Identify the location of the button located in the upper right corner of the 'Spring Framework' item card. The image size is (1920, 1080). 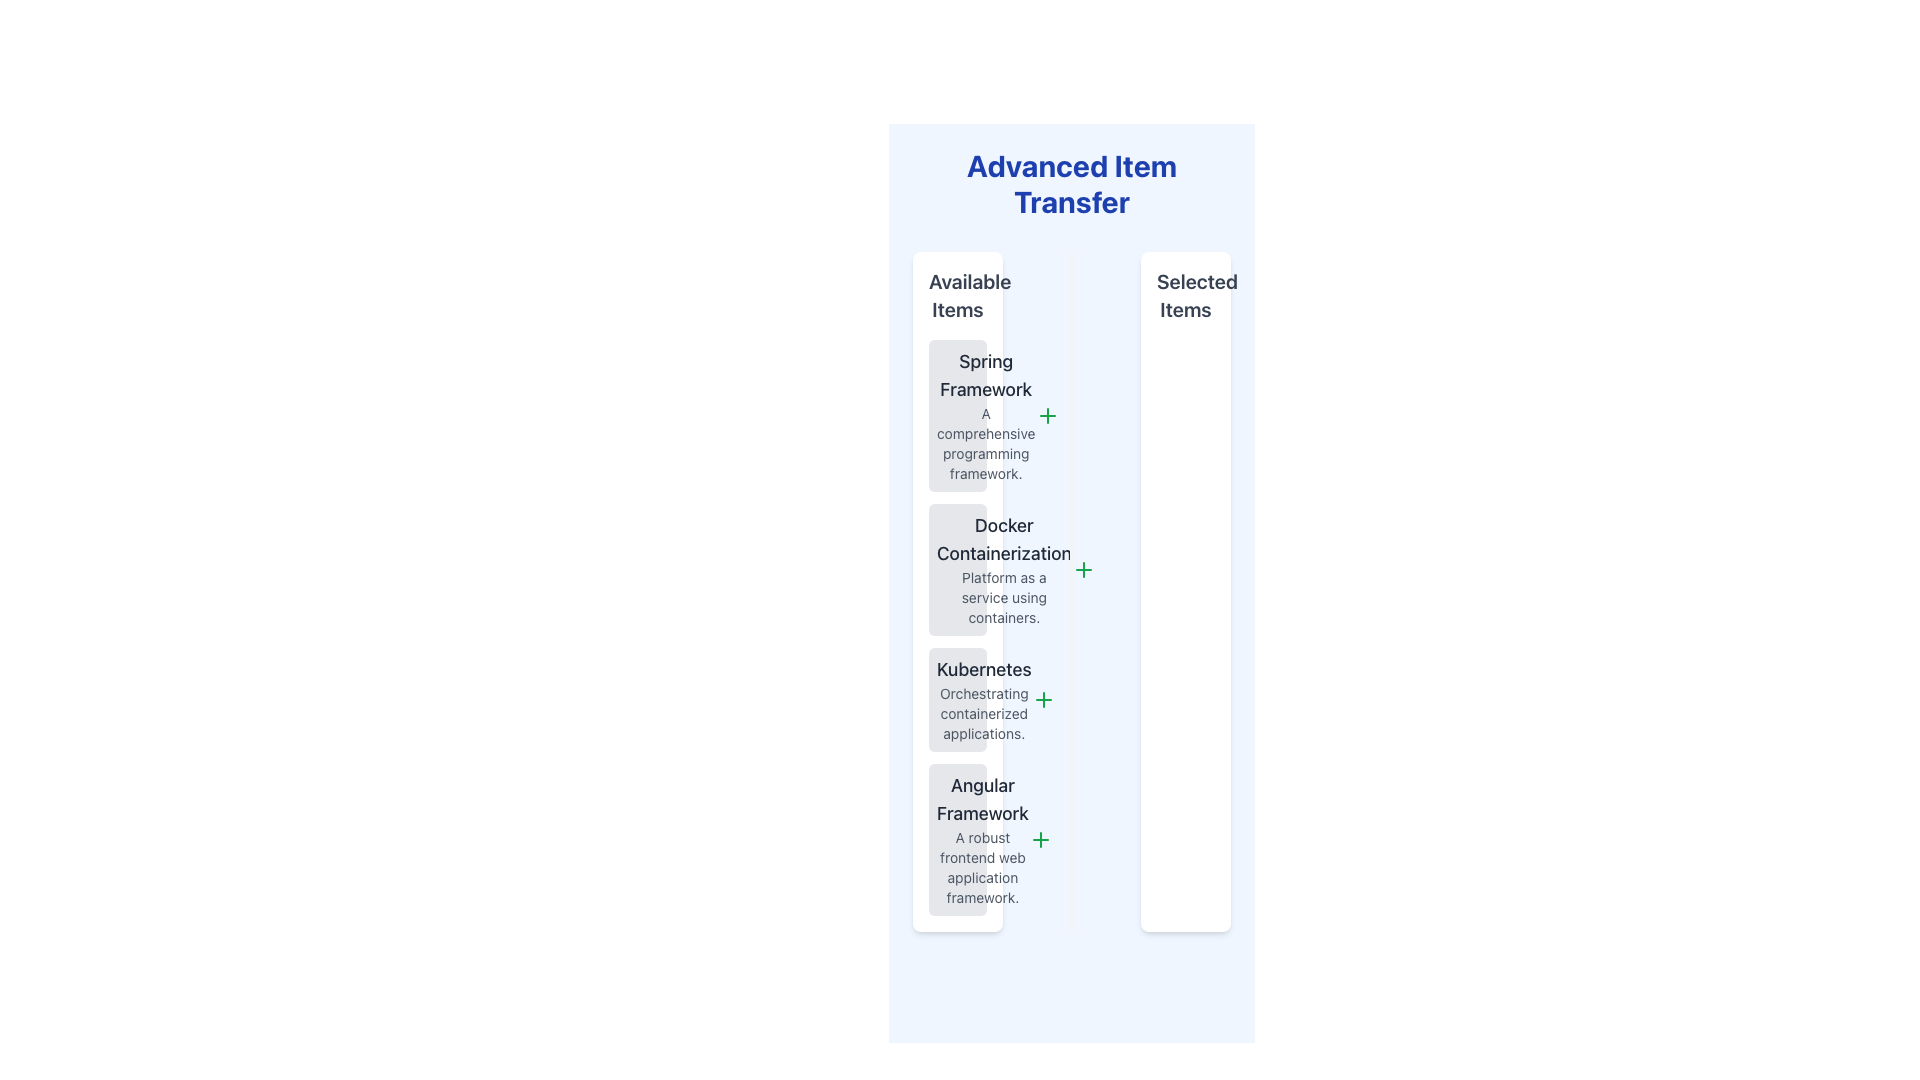
(1046, 415).